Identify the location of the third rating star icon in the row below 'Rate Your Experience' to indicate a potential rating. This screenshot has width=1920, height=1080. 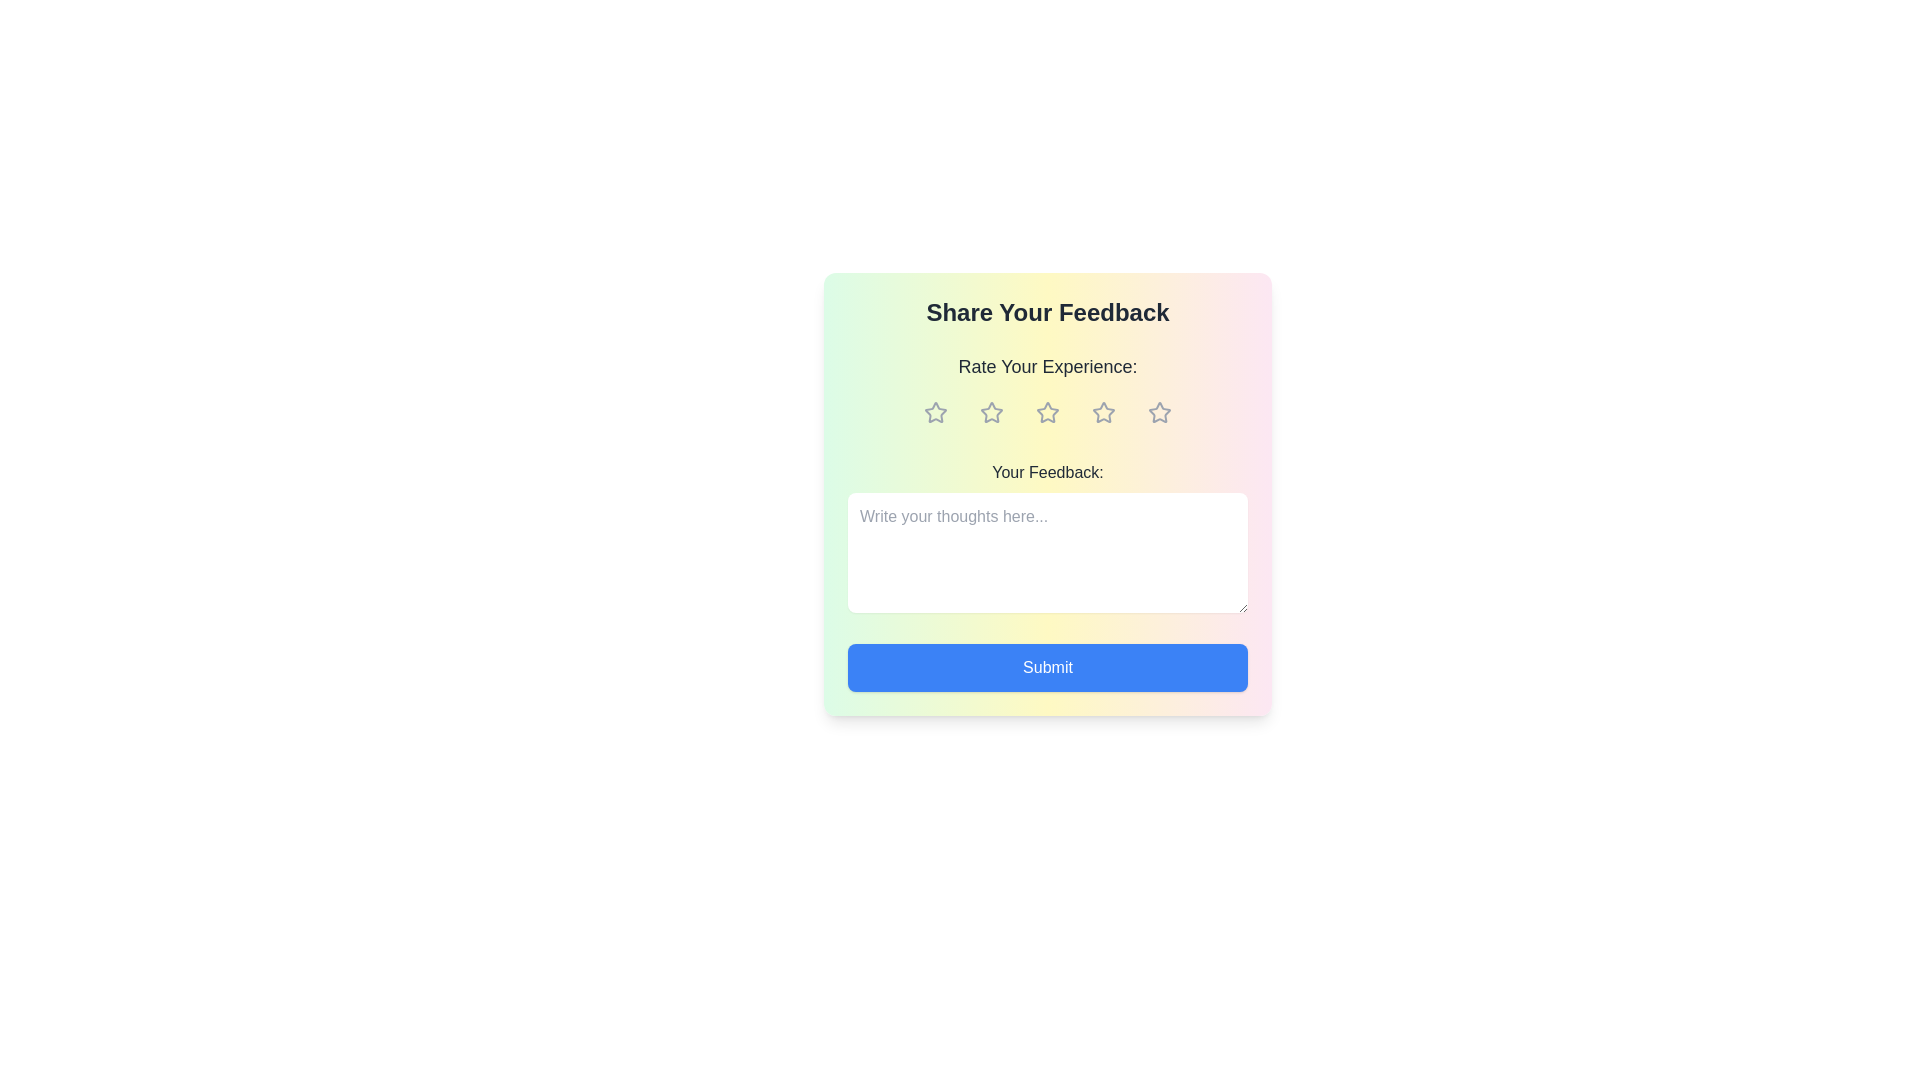
(1046, 411).